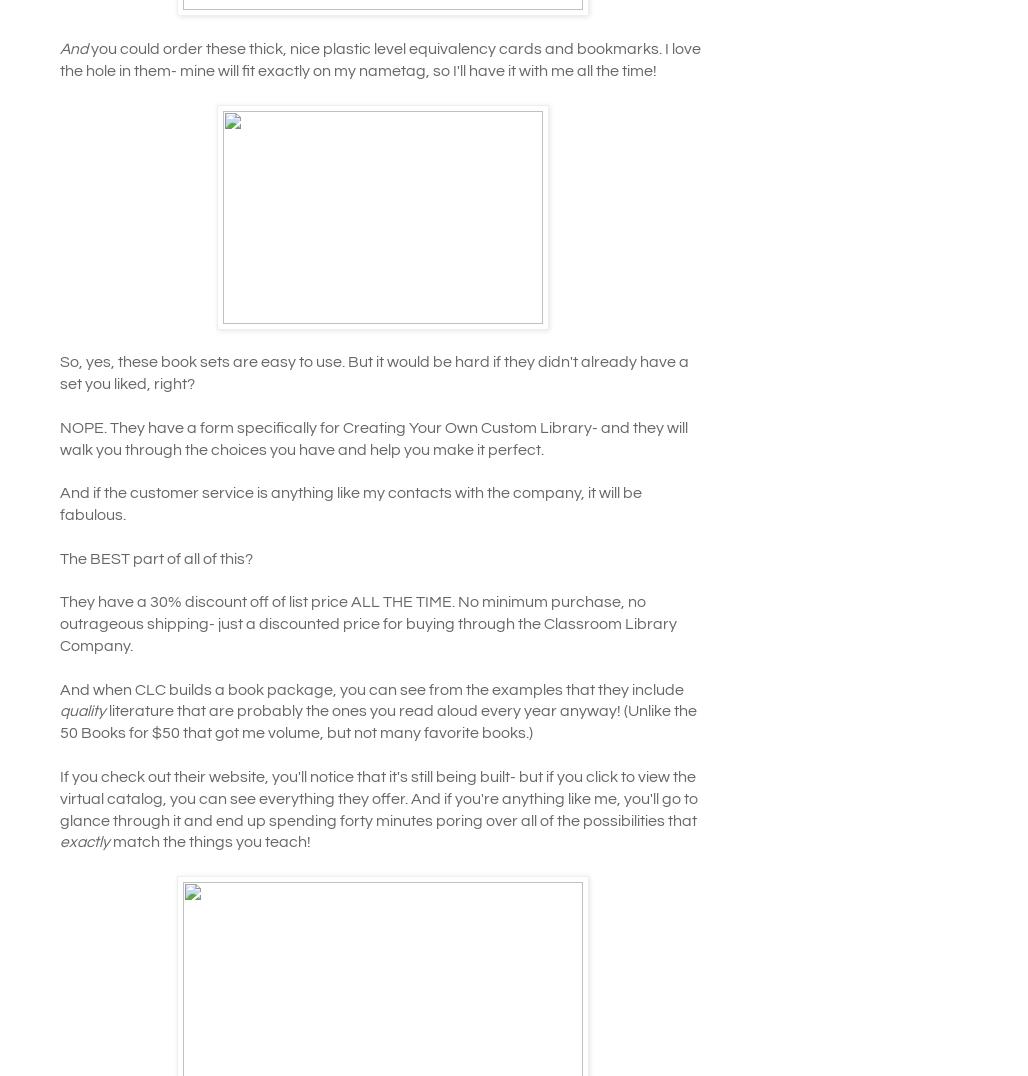  Describe the element at coordinates (83, 711) in the screenshot. I see `'quality'` at that location.